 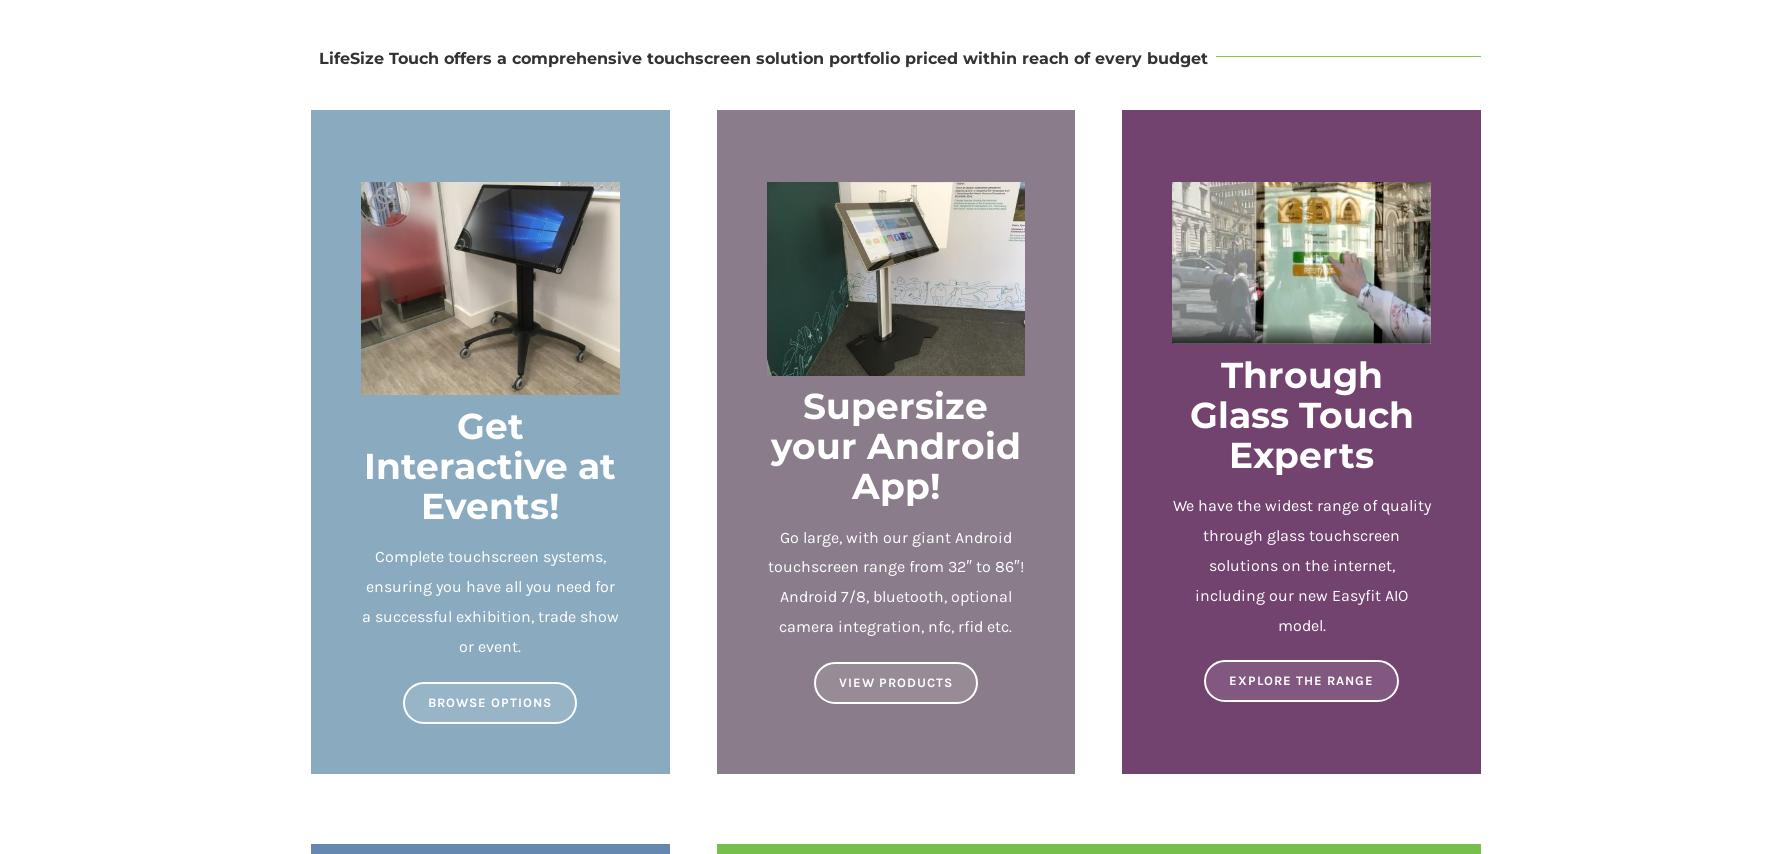 What do you see at coordinates (1188, 414) in the screenshot?
I see `'Through Glass Touch Experts'` at bounding box center [1188, 414].